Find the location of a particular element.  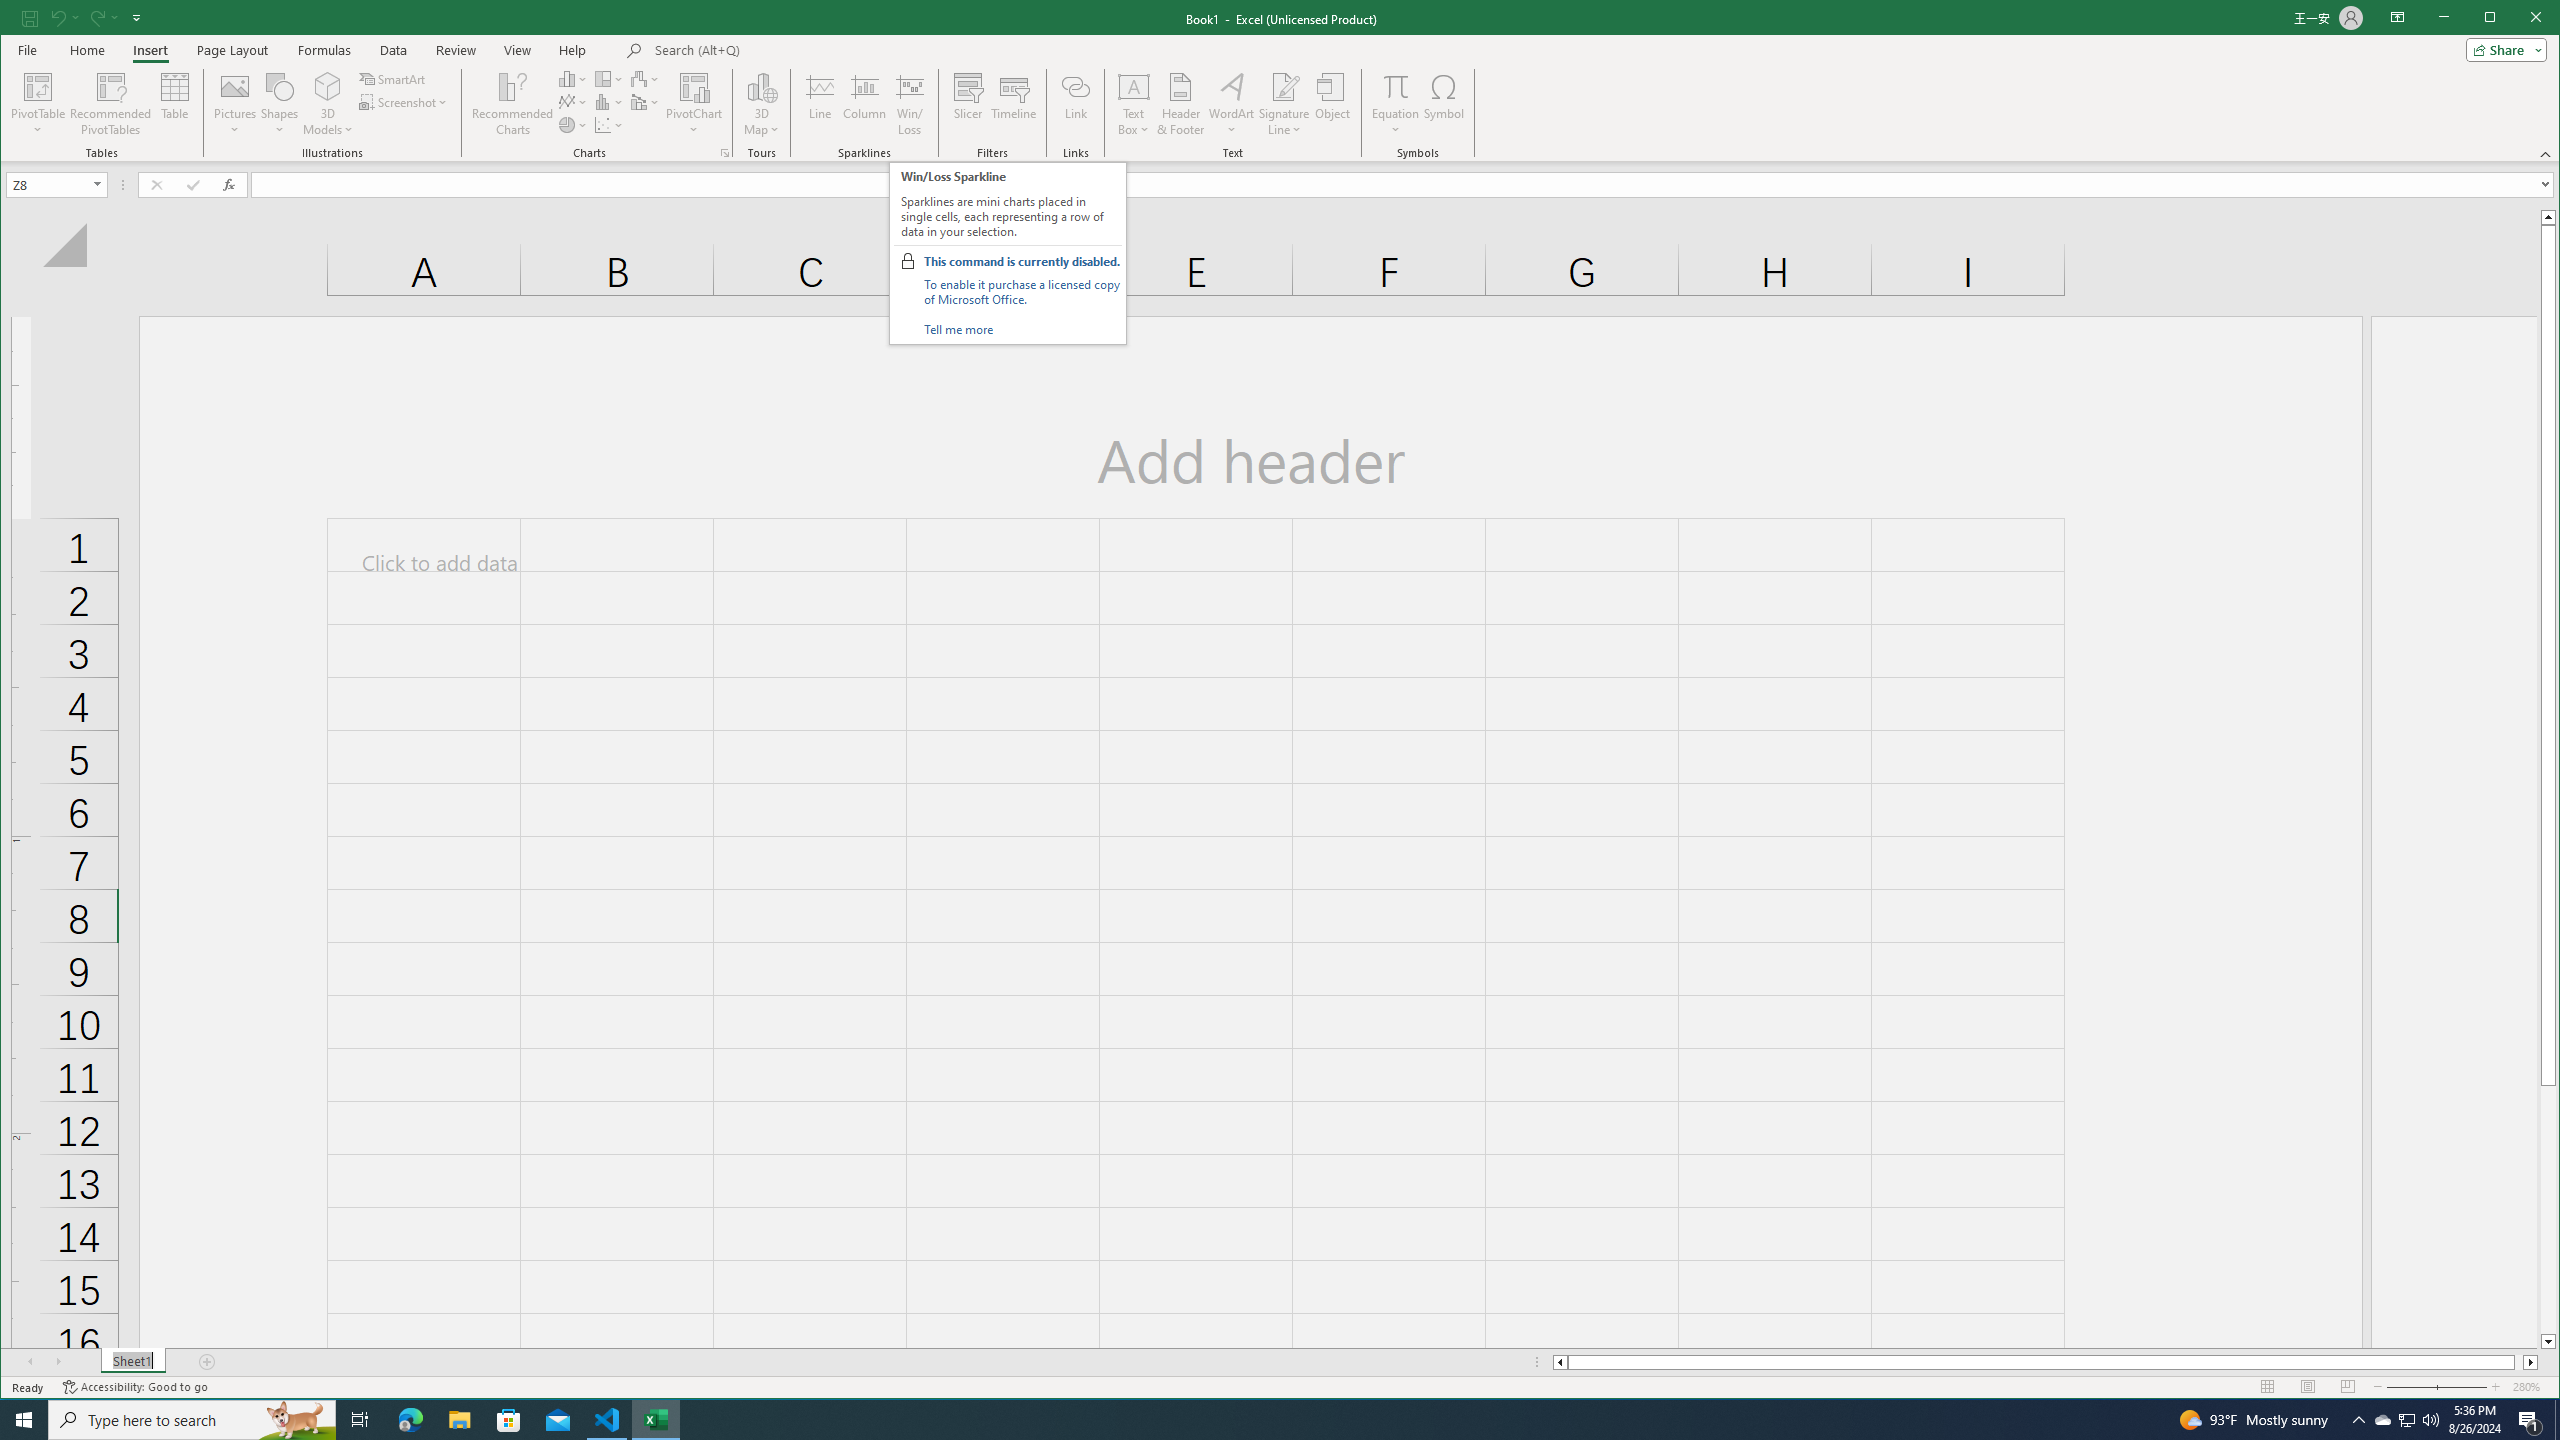

'Insert Scatter (X, Y) or Bubble Chart' is located at coordinates (608, 125).